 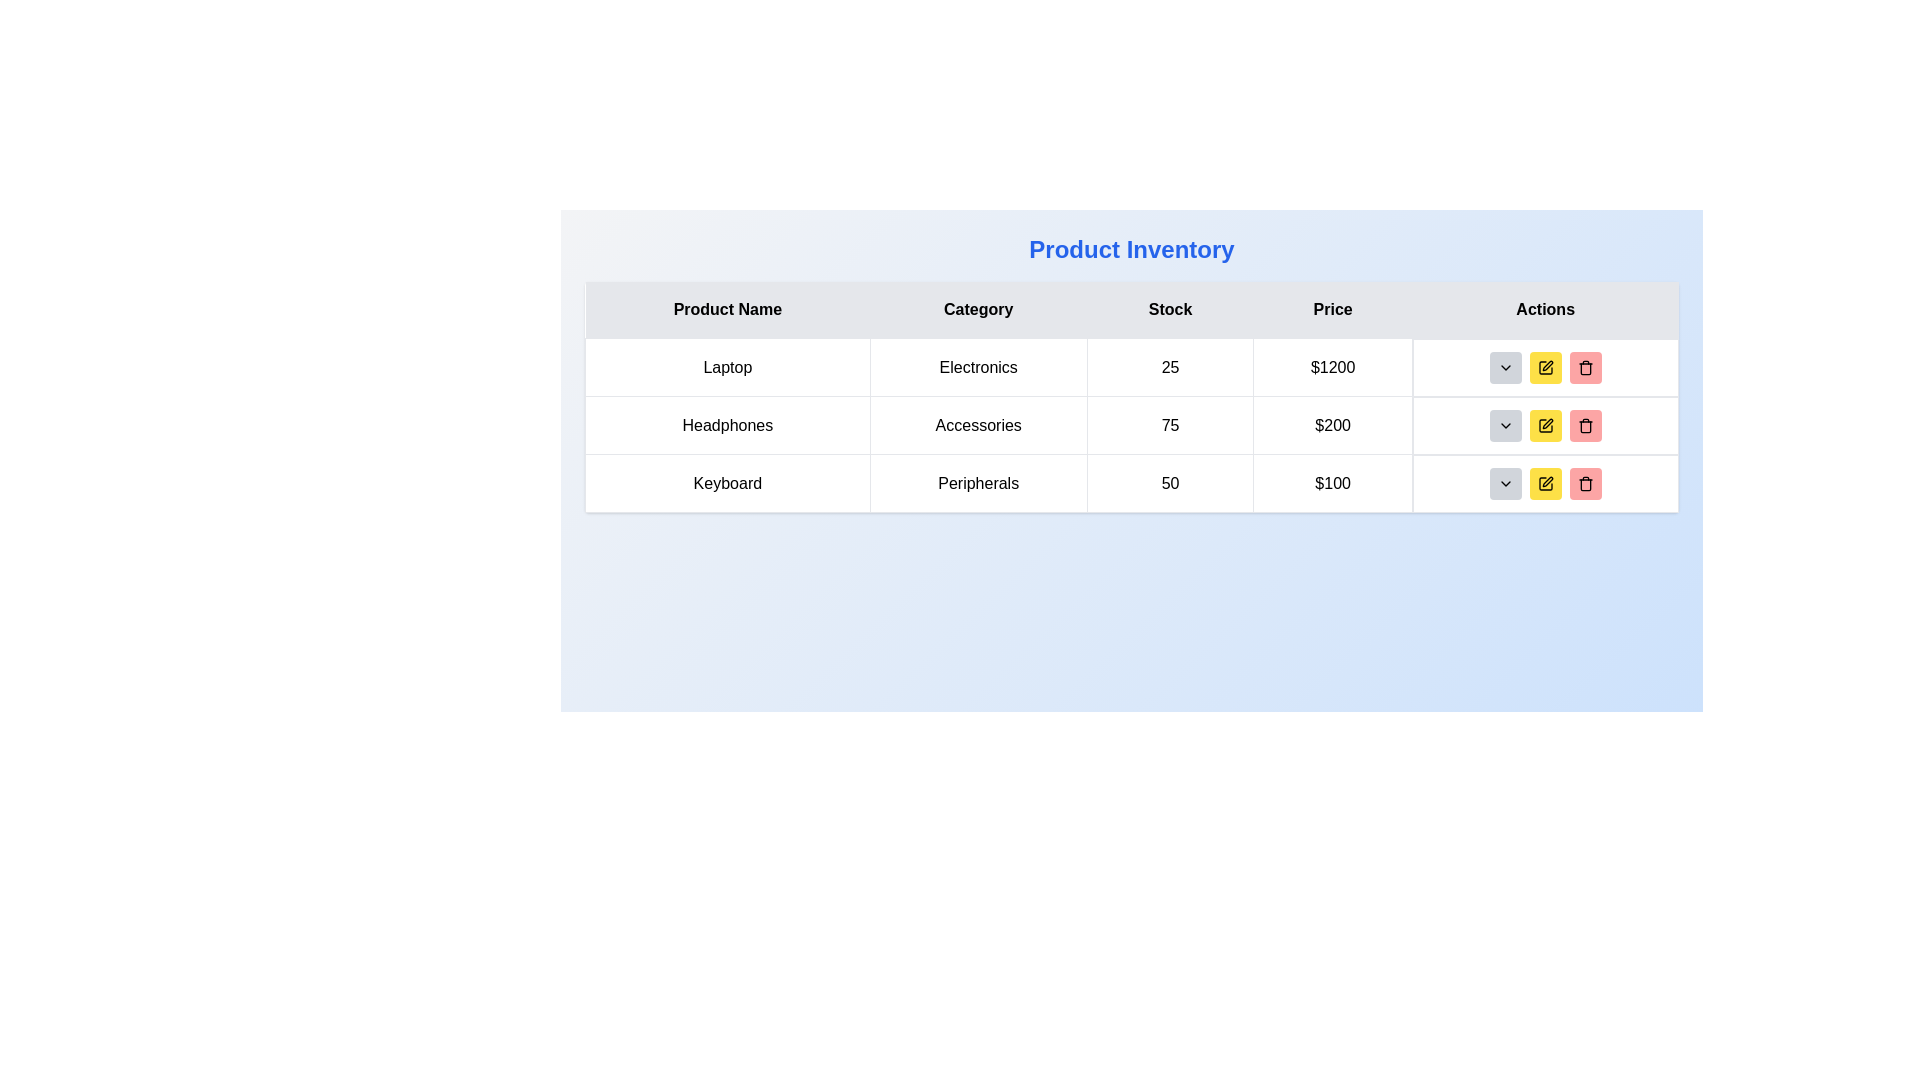 What do you see at coordinates (1170, 367) in the screenshot?
I see `the static text field displaying the stock quantity of the 'Laptop' item in the inventory table, located in the 'Stock' column of the table within the 'Laptop' row` at bounding box center [1170, 367].